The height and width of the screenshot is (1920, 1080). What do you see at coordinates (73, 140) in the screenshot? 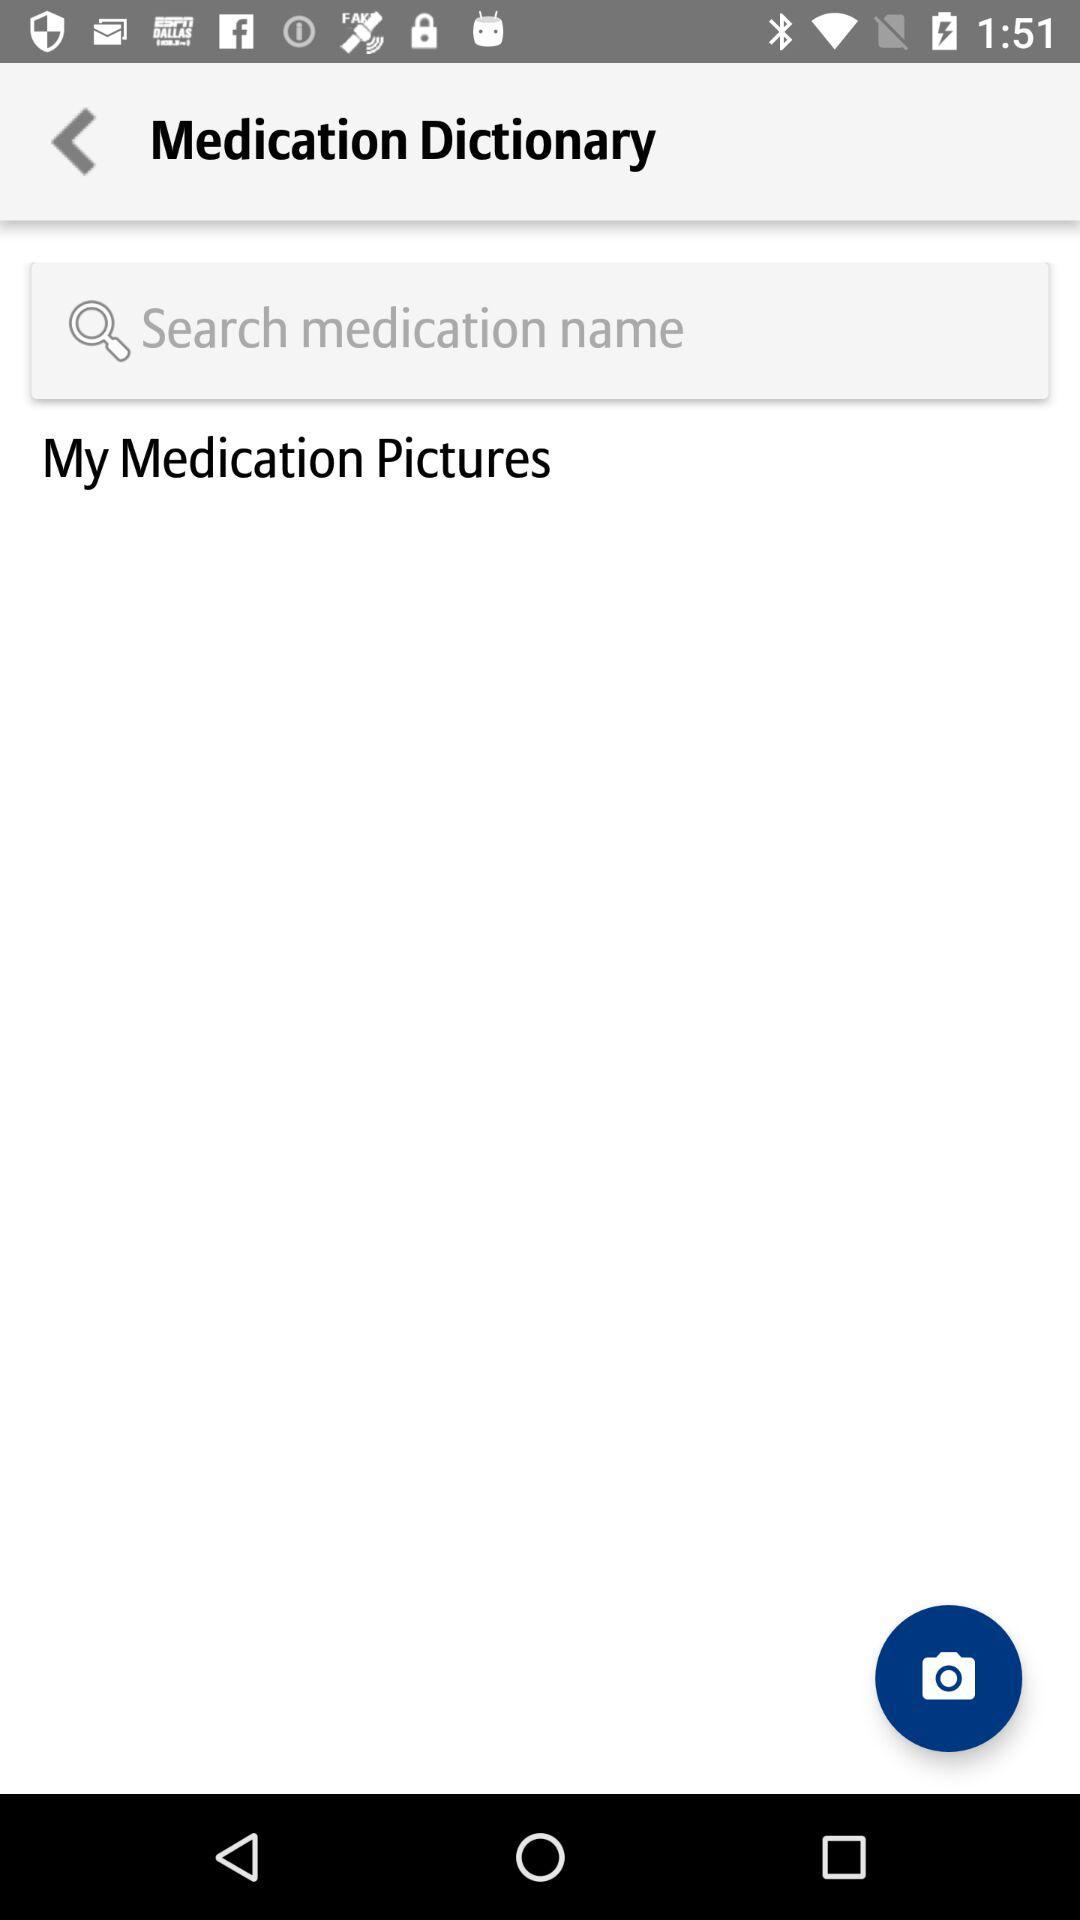
I see `go back` at bounding box center [73, 140].